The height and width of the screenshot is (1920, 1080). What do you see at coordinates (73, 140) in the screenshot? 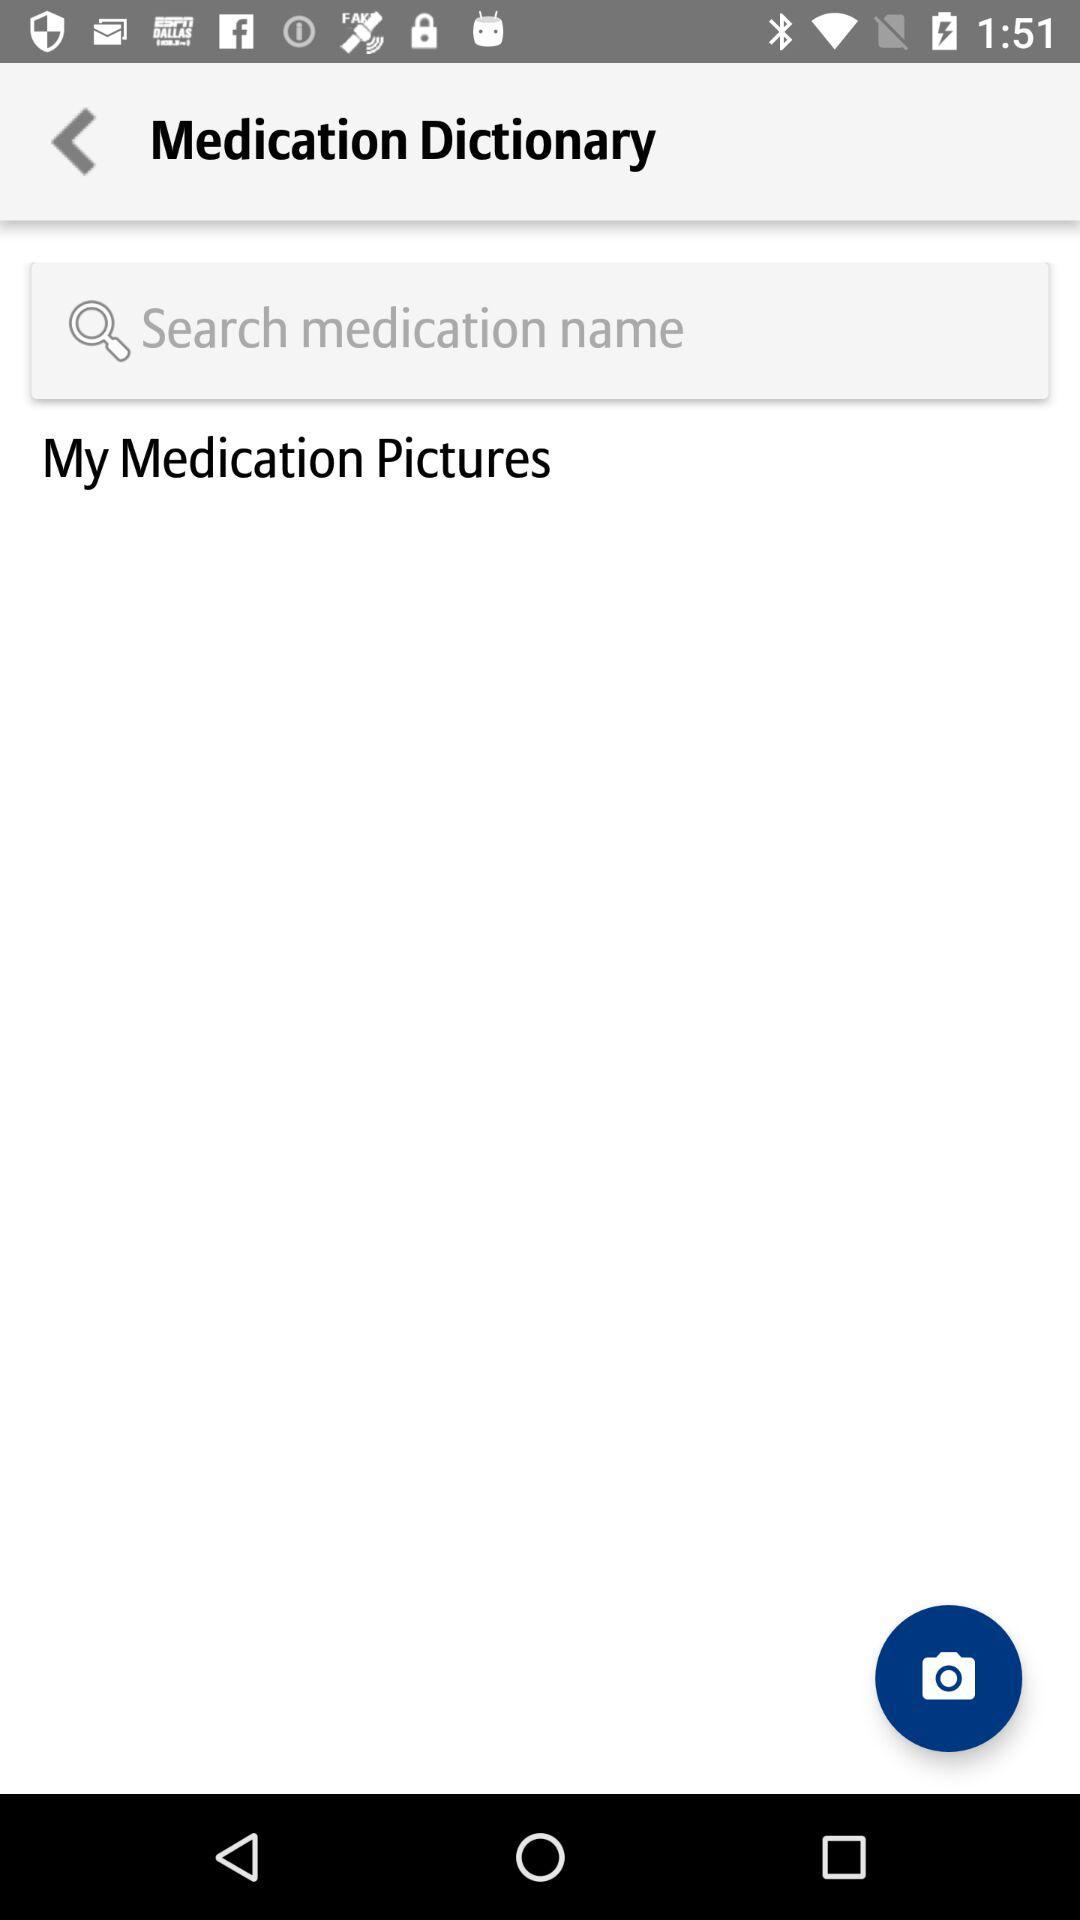
I see `go back` at bounding box center [73, 140].